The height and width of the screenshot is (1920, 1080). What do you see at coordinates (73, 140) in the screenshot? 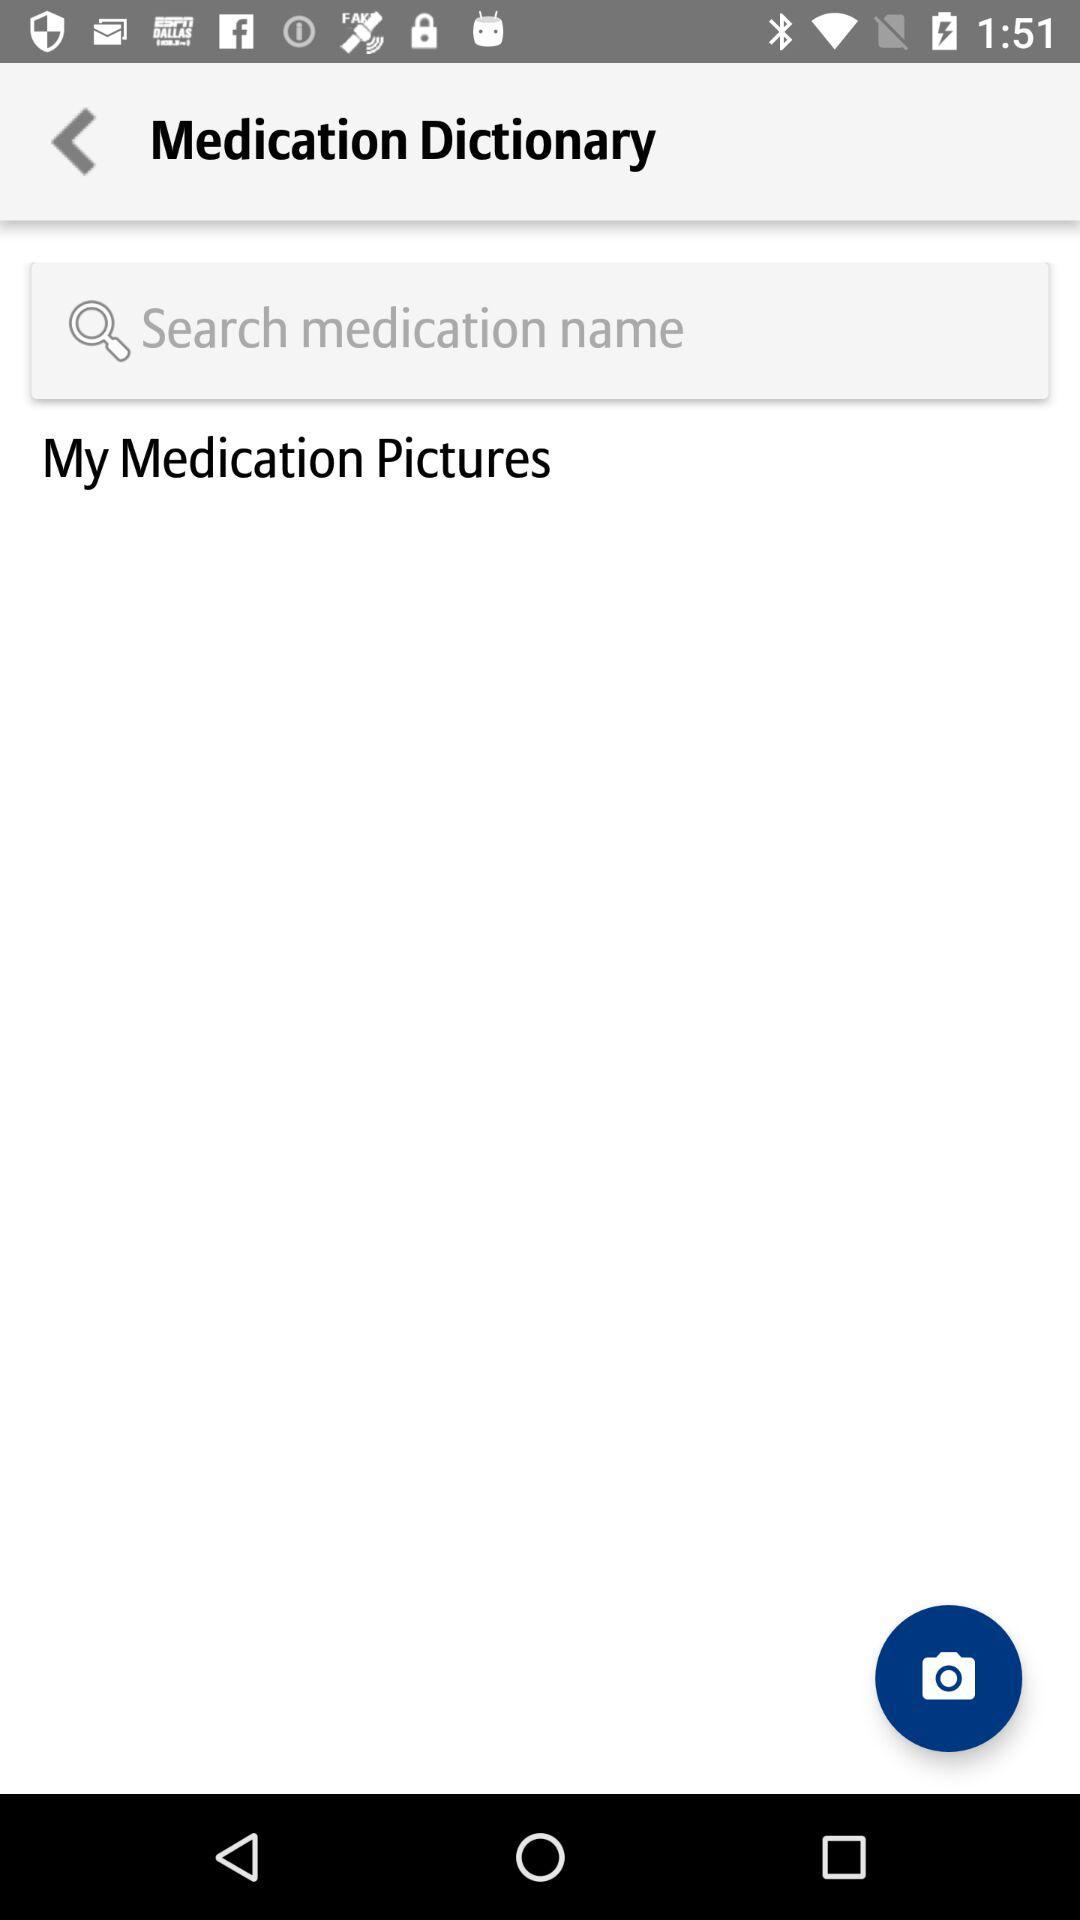
I see `go back` at bounding box center [73, 140].